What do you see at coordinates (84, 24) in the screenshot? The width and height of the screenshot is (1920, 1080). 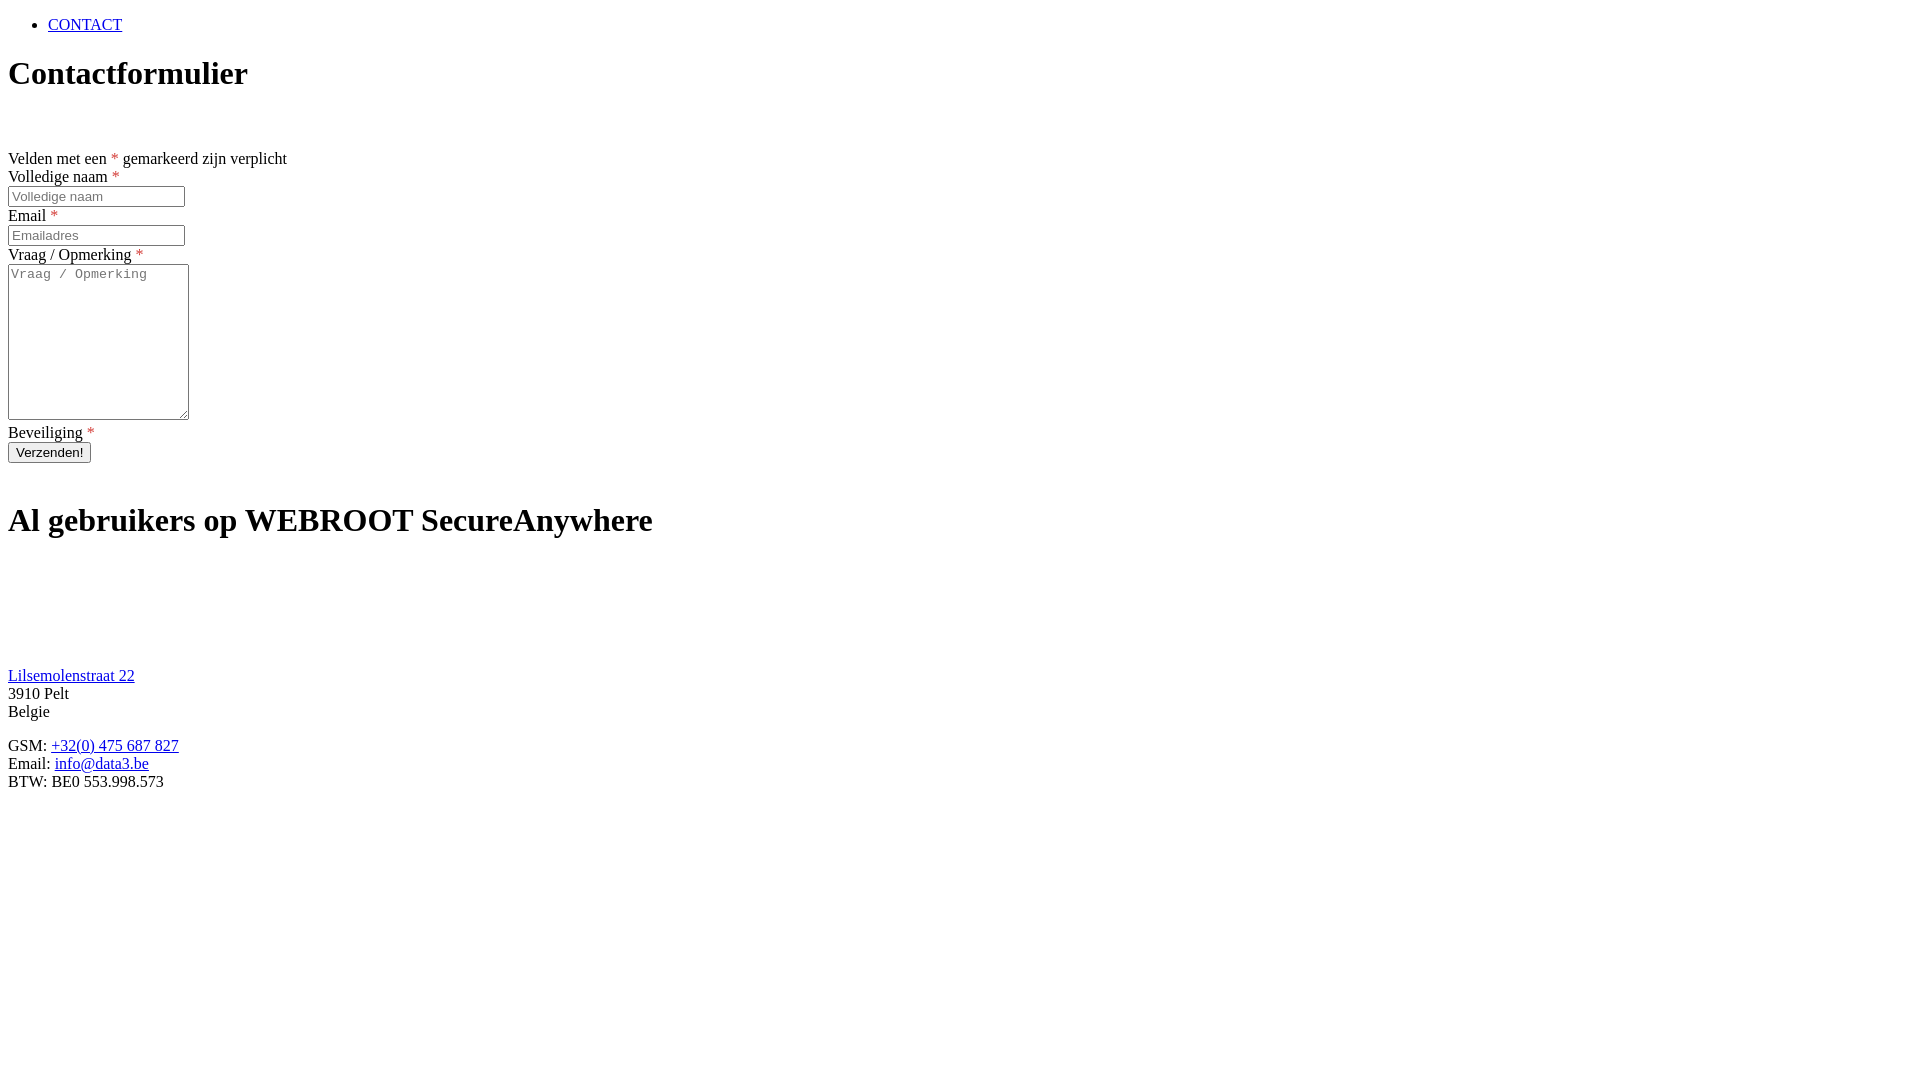 I see `'CONTACT'` at bounding box center [84, 24].